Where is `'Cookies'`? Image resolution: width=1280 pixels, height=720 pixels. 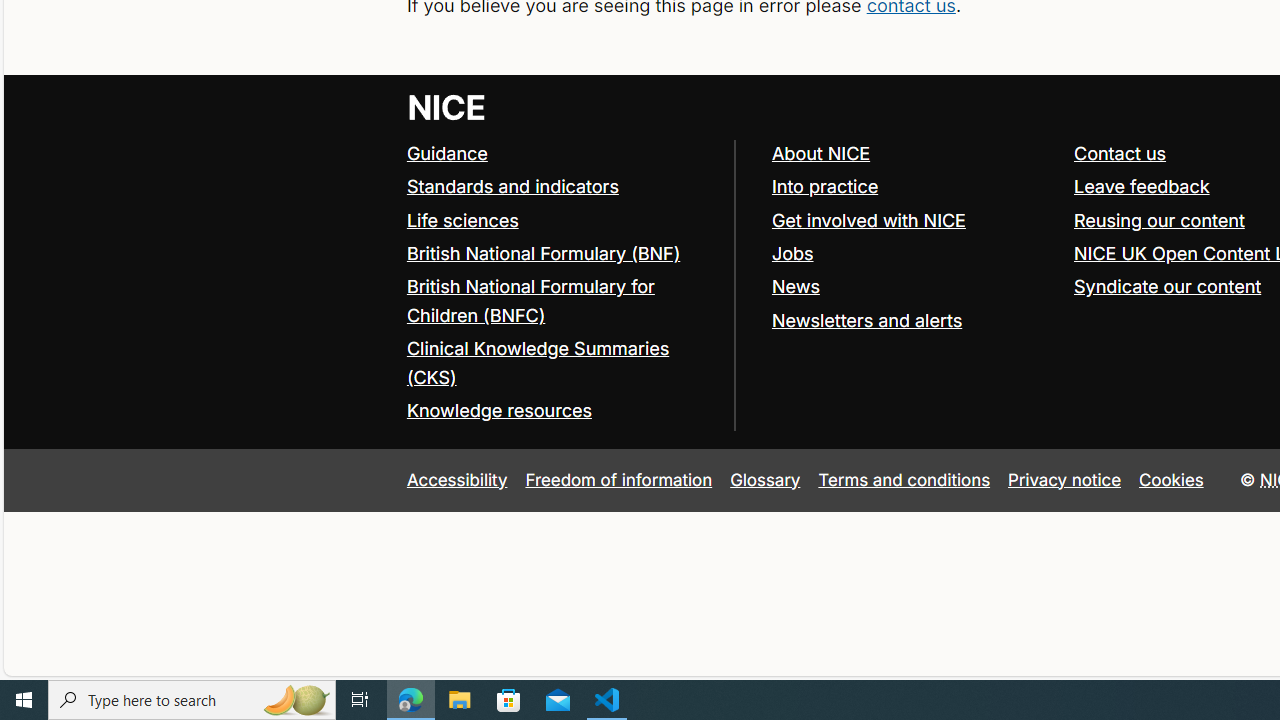 'Cookies' is located at coordinates (1171, 479).